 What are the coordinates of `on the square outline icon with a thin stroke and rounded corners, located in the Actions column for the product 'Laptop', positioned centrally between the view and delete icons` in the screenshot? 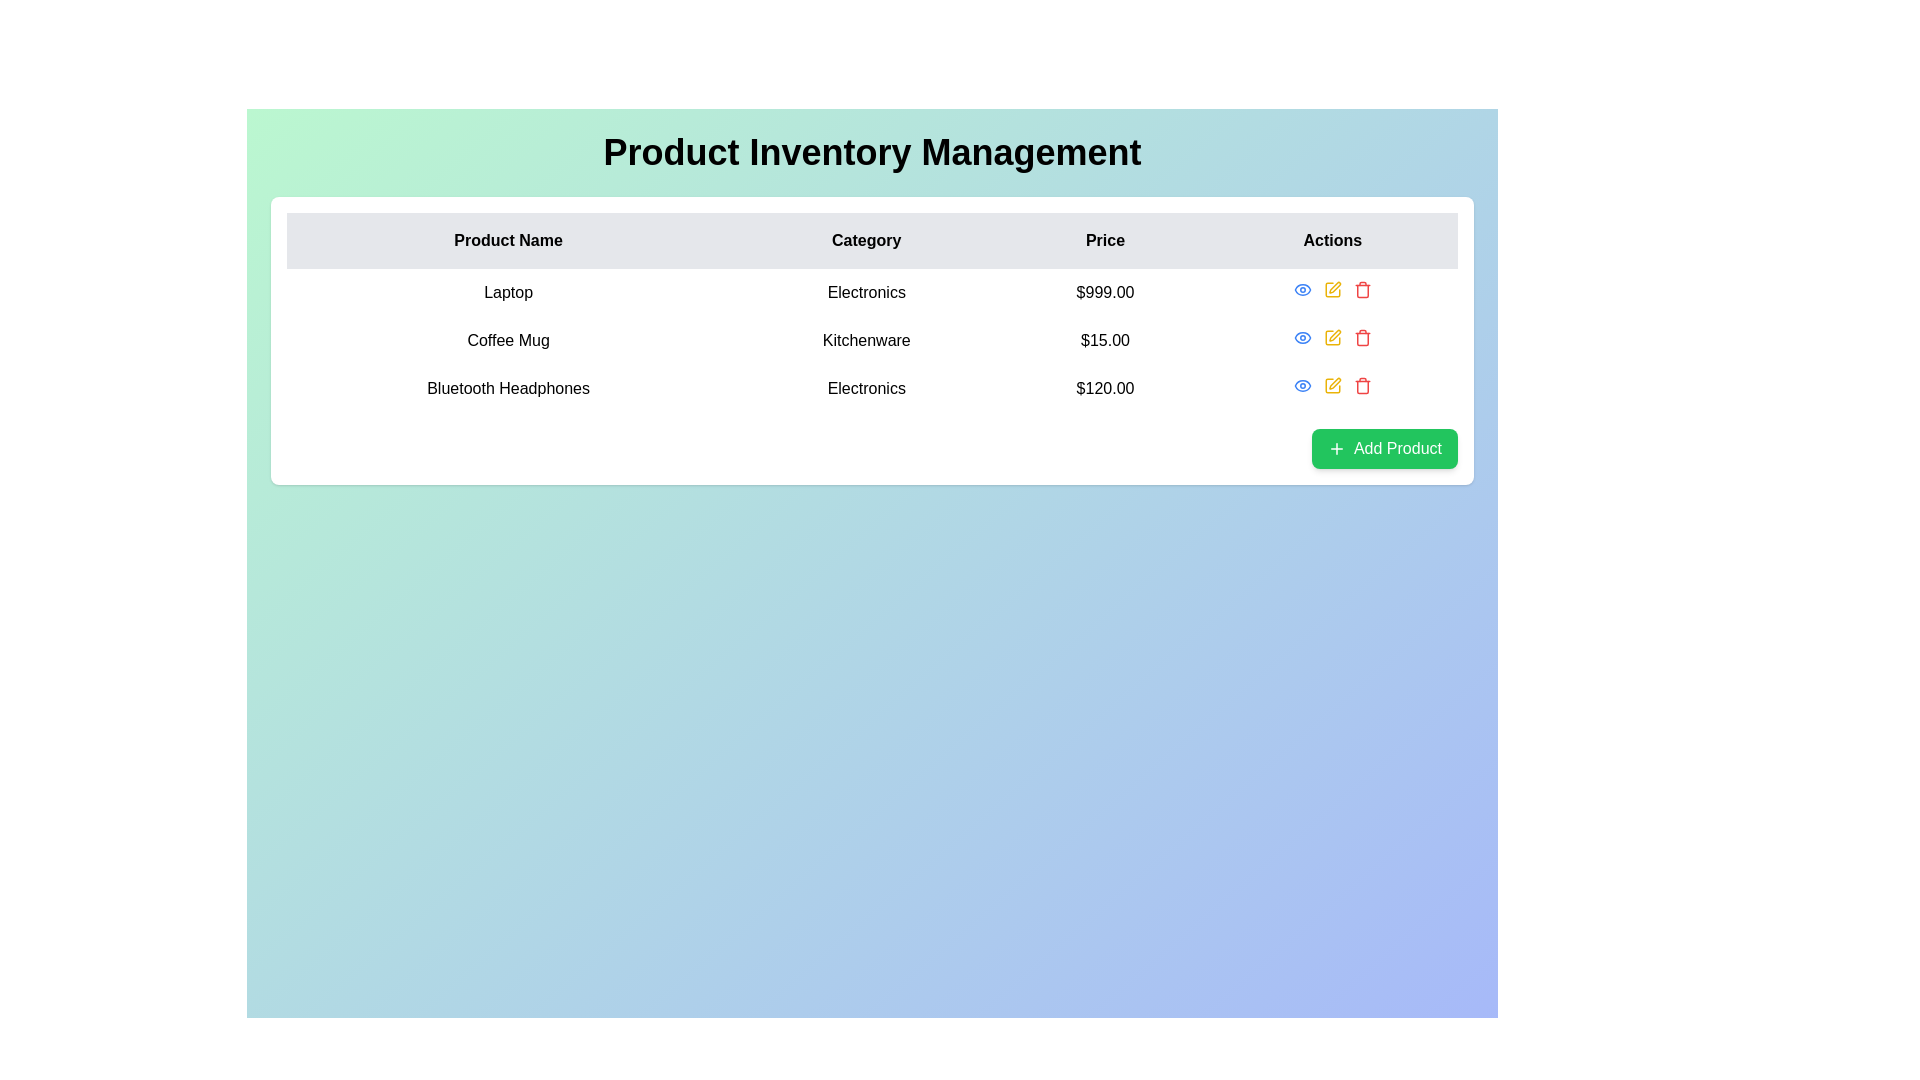 It's located at (1331, 289).